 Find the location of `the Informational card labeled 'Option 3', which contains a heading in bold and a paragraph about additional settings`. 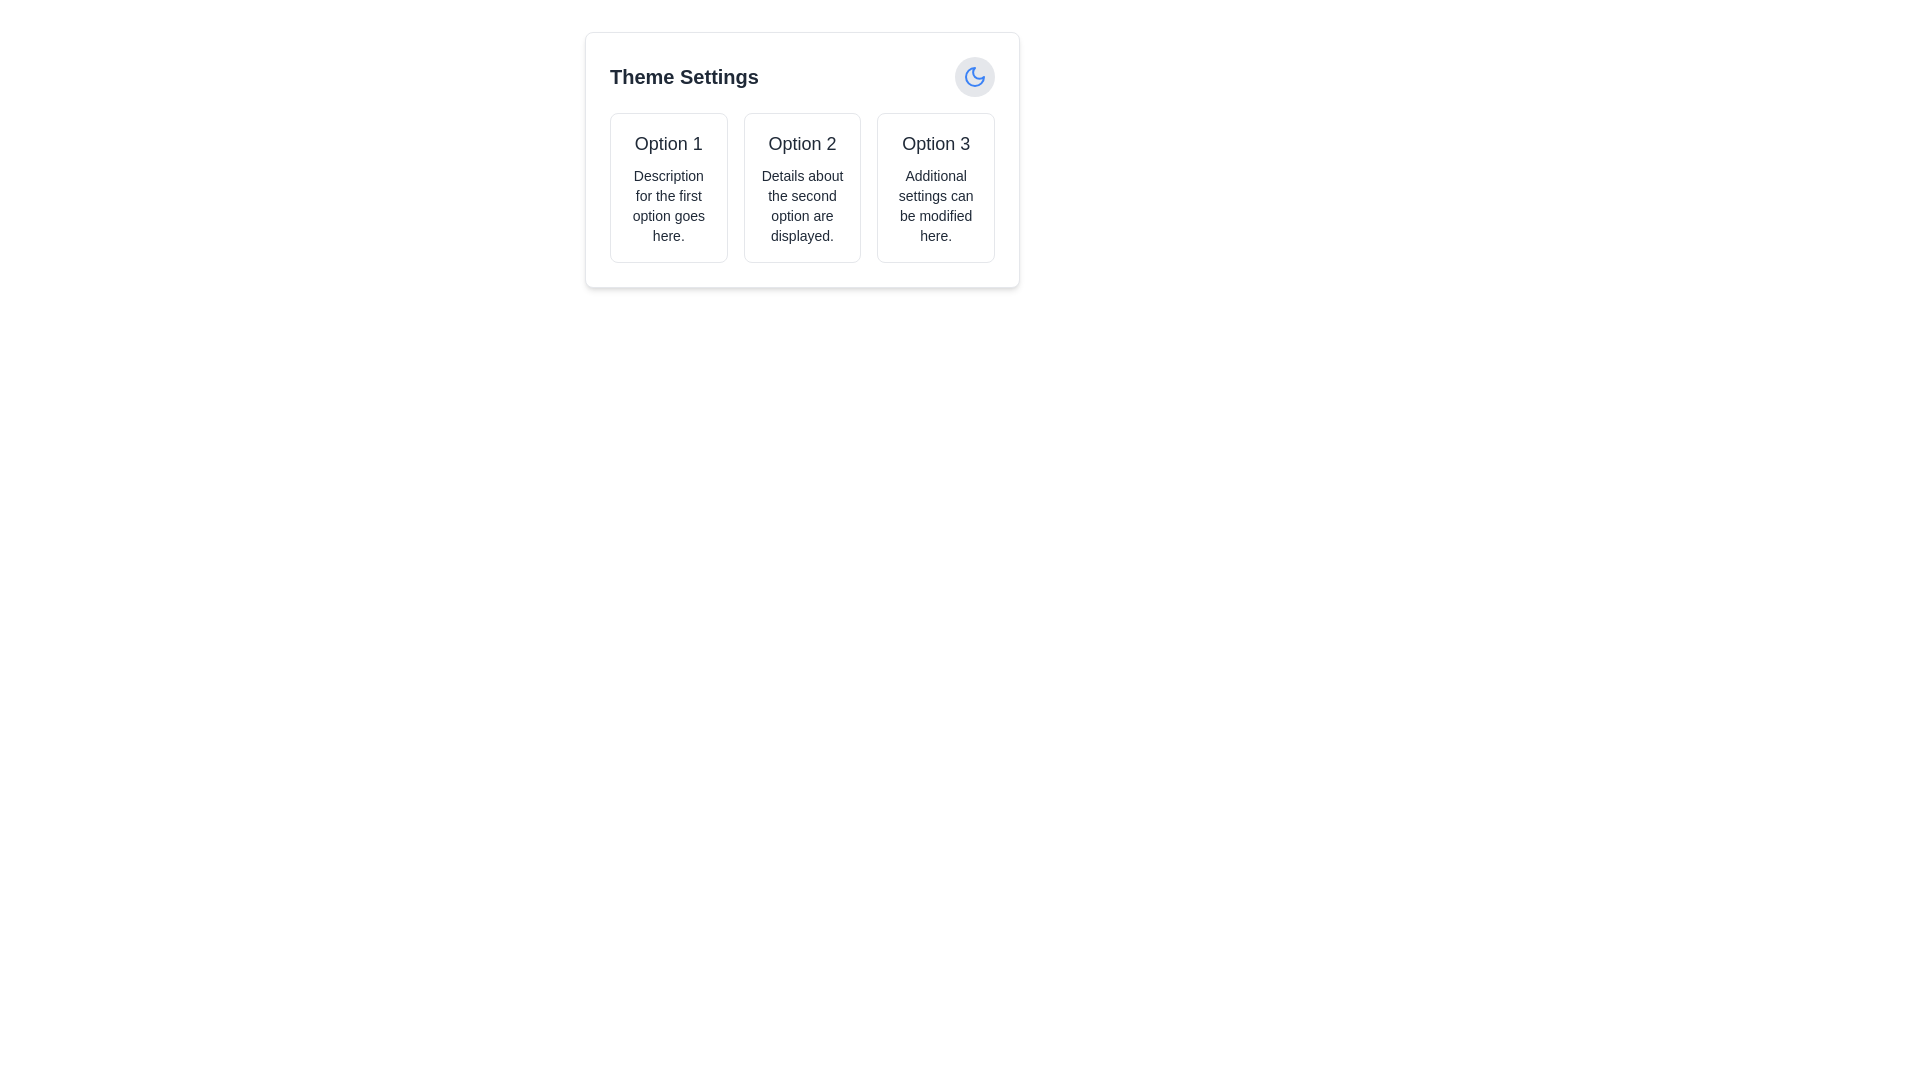

the Informational card labeled 'Option 3', which contains a heading in bold and a paragraph about additional settings is located at coordinates (935, 188).